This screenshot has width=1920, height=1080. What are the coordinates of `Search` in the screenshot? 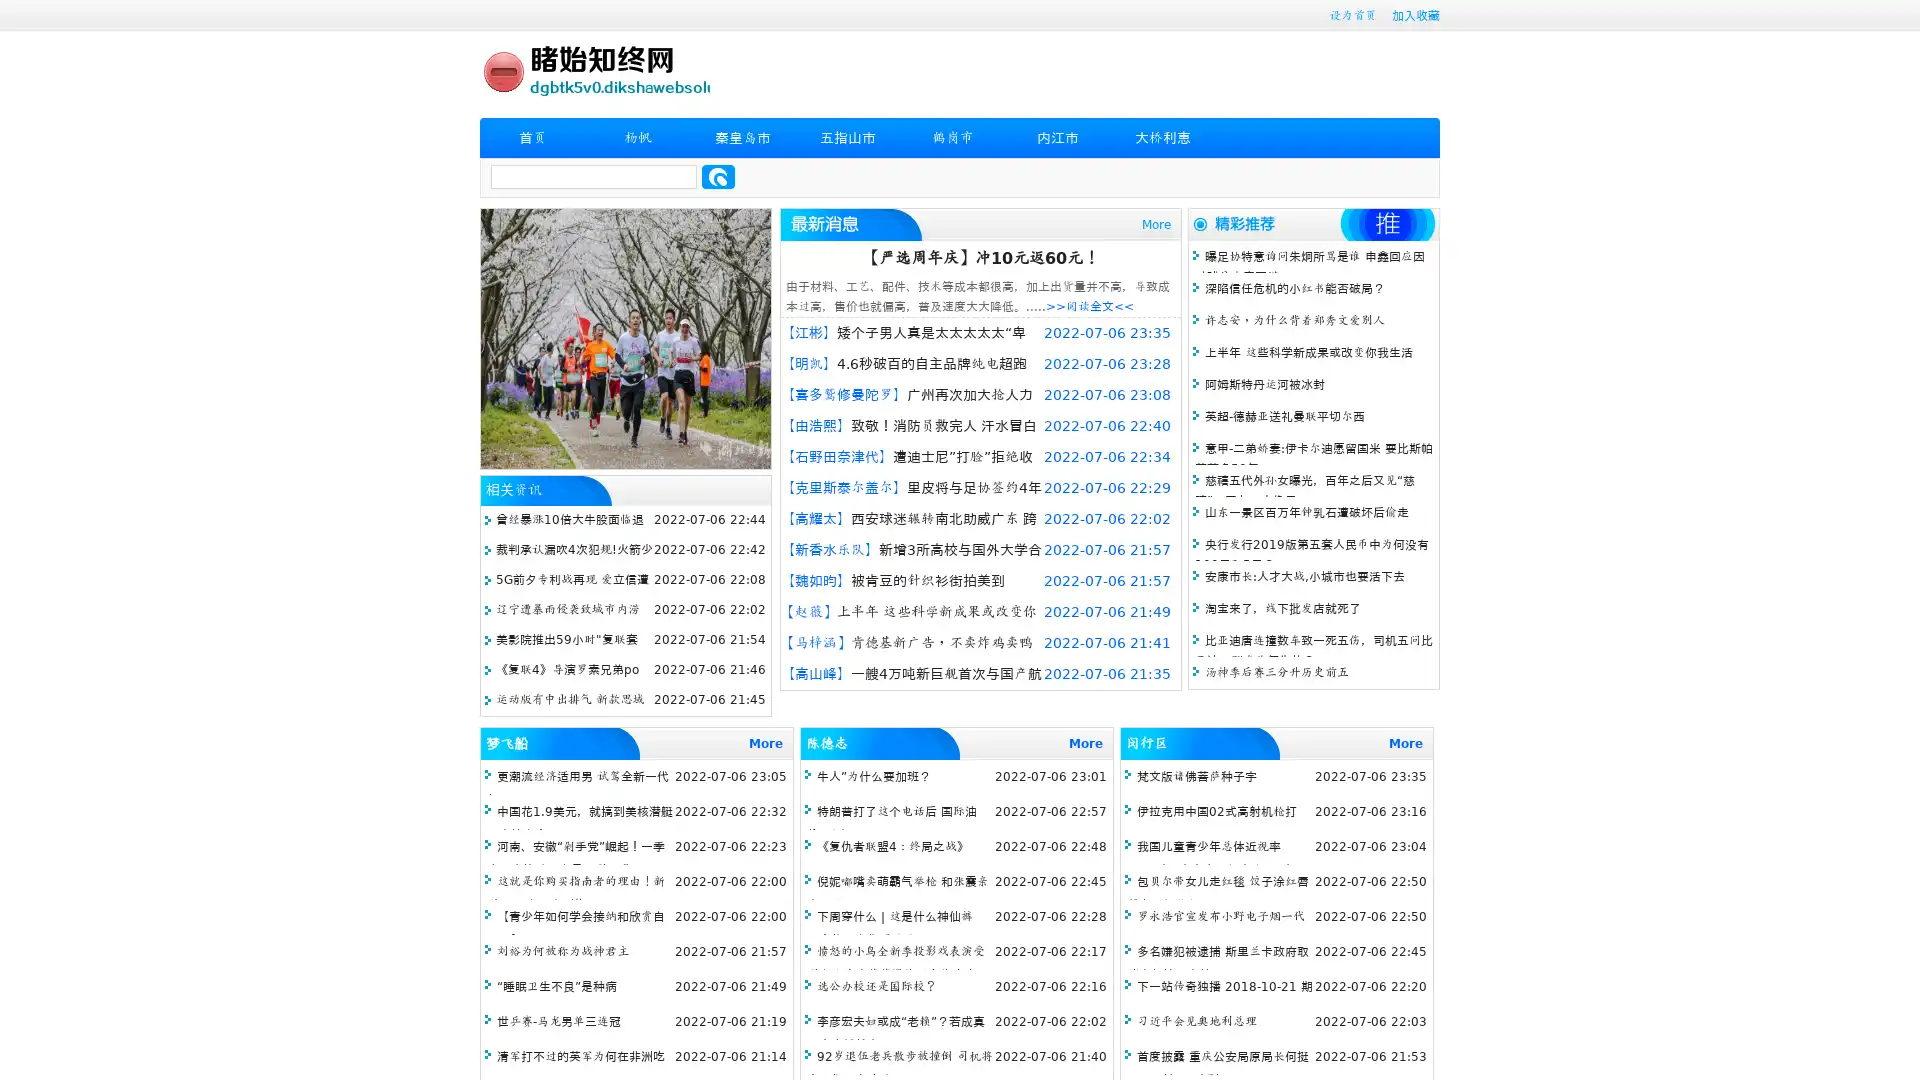 It's located at (718, 176).